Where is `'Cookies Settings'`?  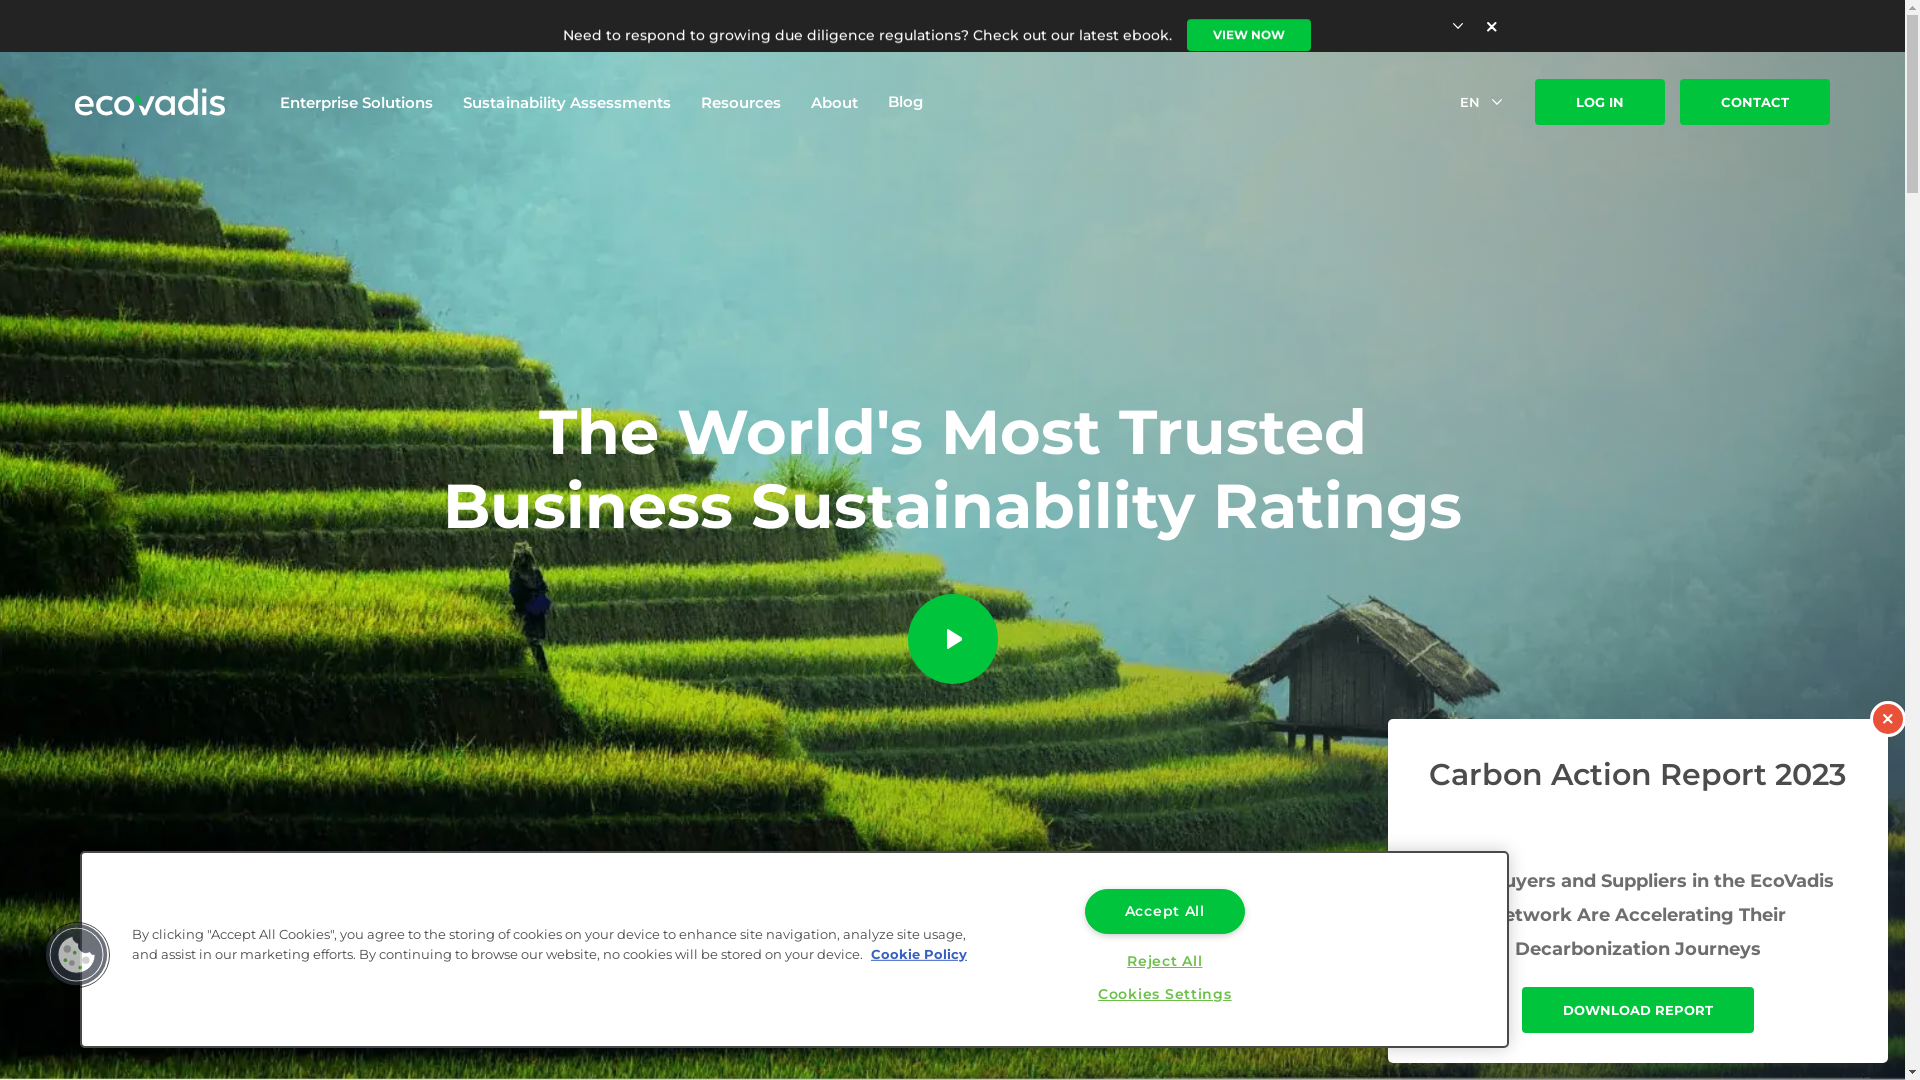 'Cookies Settings' is located at coordinates (1165, 994).